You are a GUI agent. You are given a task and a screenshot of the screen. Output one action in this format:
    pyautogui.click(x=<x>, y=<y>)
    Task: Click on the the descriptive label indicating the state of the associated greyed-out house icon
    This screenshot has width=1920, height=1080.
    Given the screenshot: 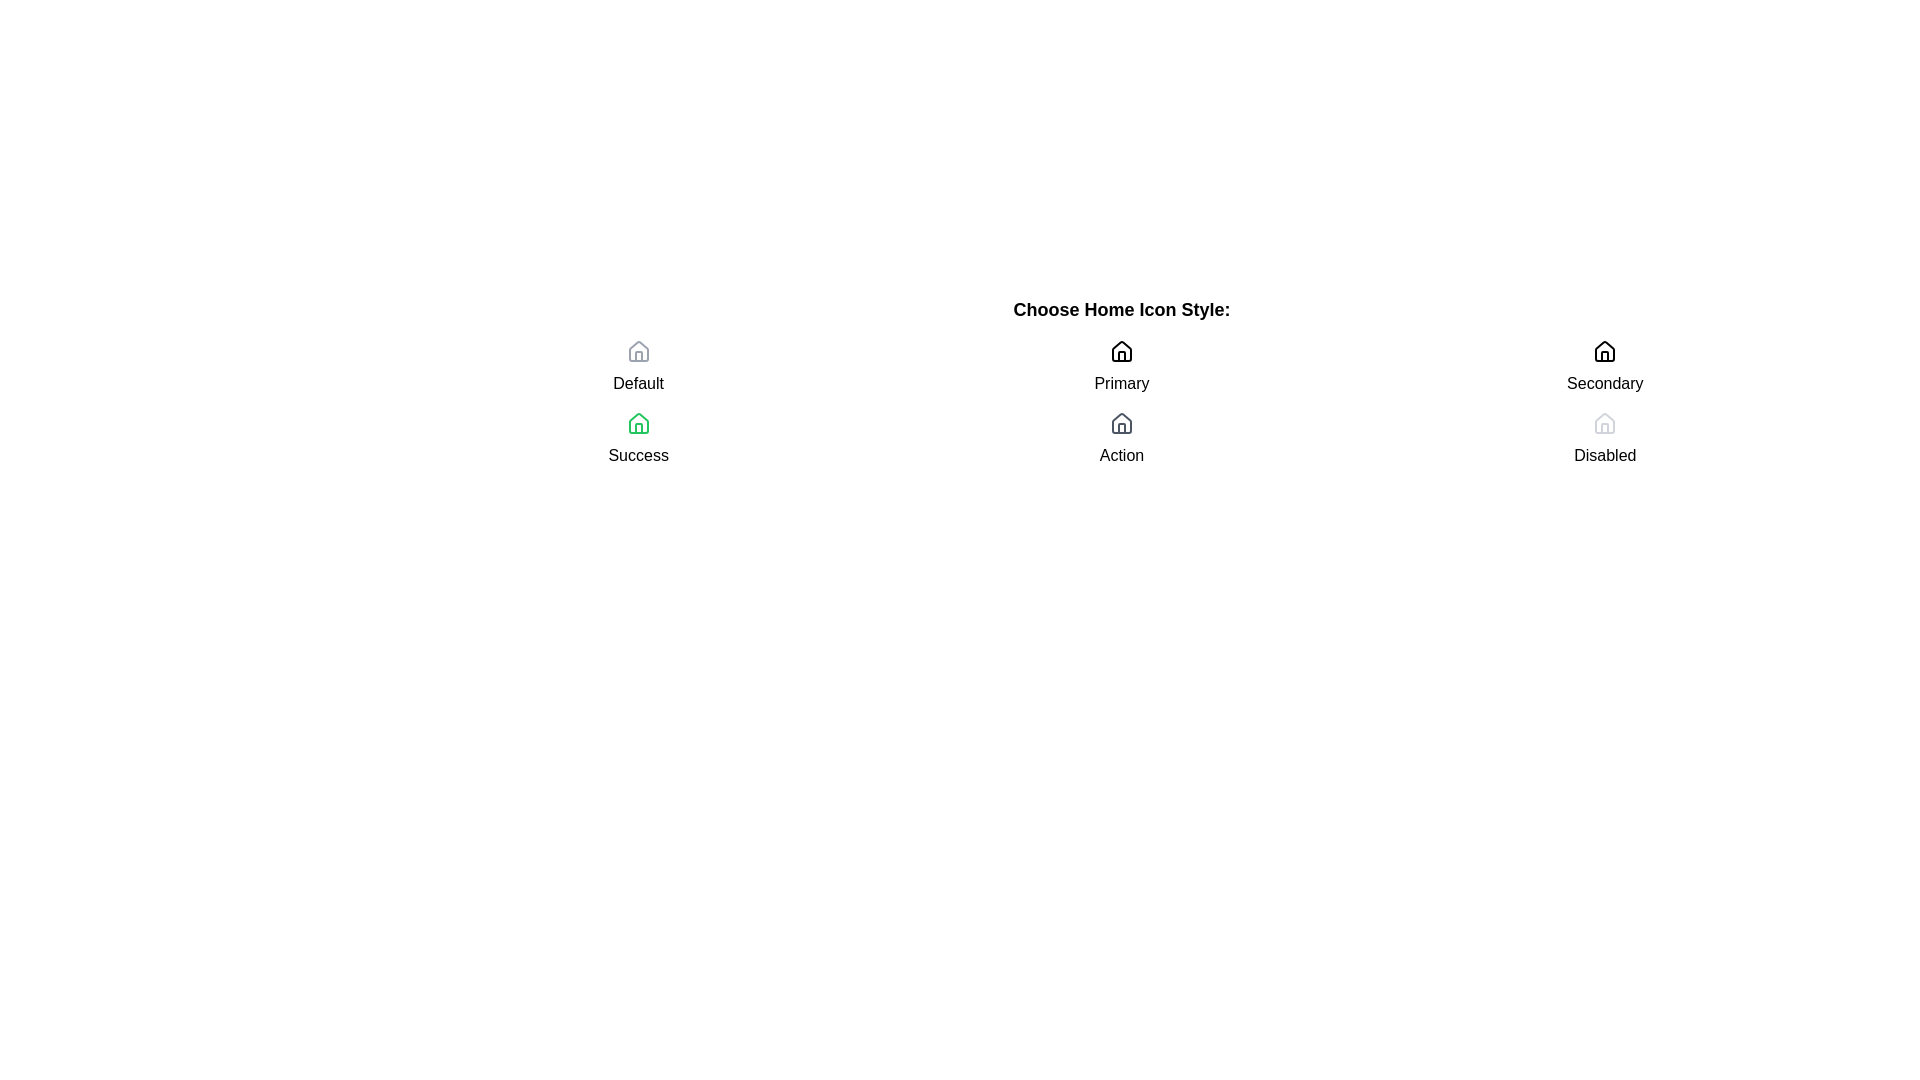 What is the action you would take?
    pyautogui.click(x=1605, y=455)
    